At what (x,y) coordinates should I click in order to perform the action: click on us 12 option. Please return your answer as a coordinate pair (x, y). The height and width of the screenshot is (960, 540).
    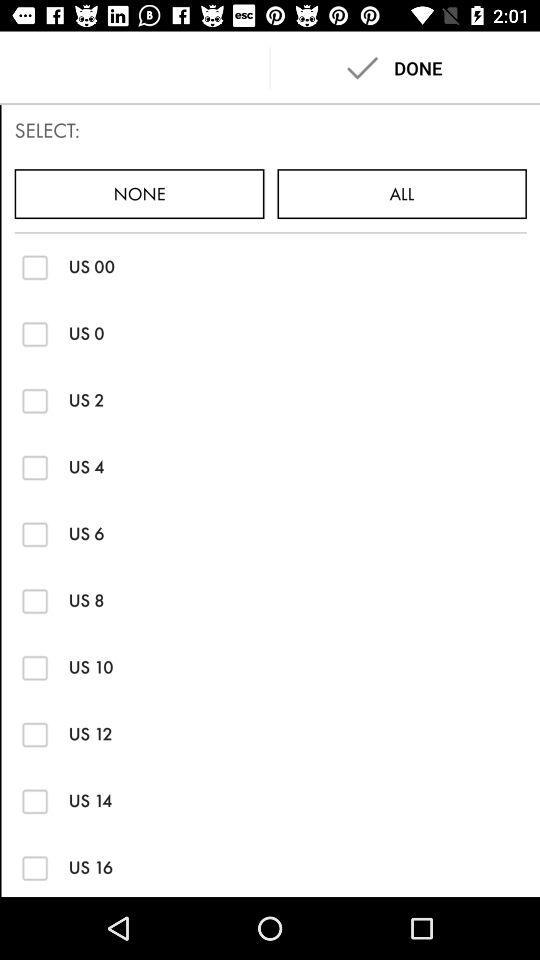
    Looking at the image, I should click on (35, 733).